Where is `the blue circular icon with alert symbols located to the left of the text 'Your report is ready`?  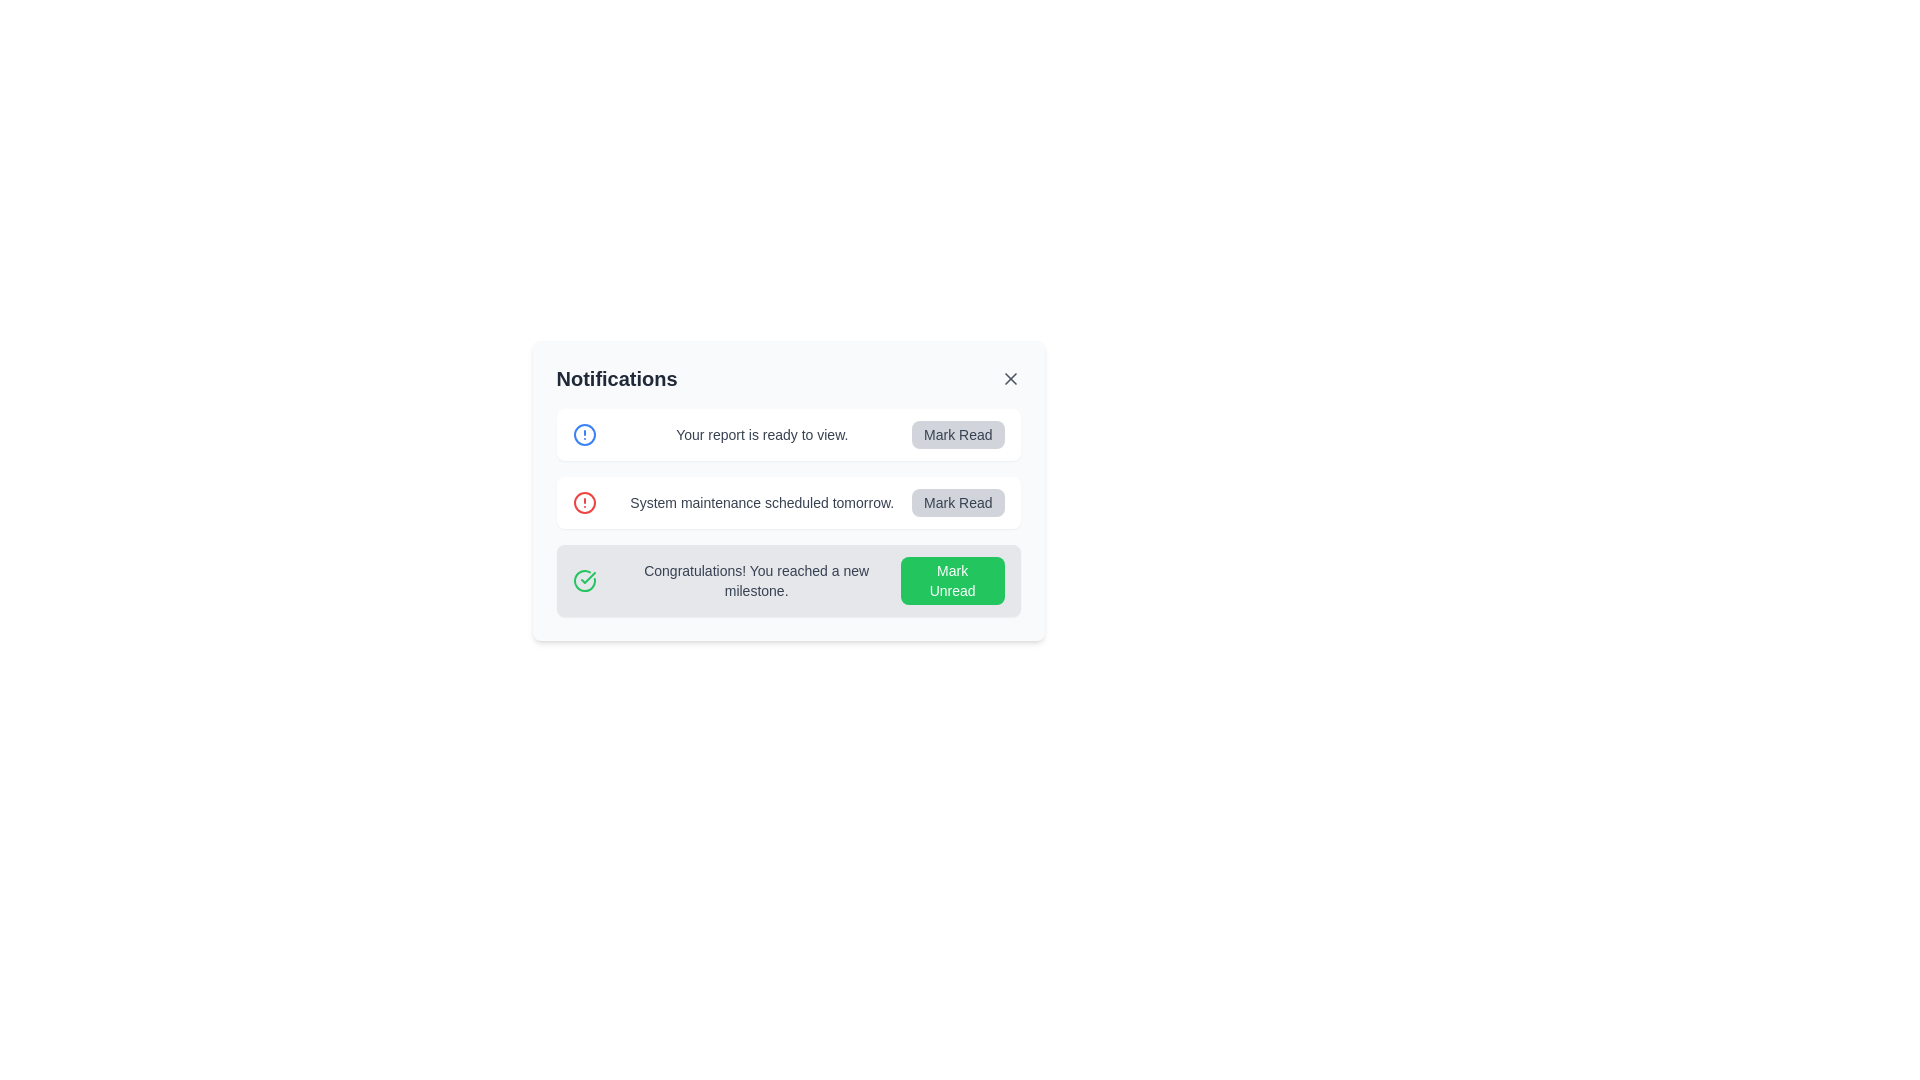
the blue circular icon with alert symbols located to the left of the text 'Your report is ready is located at coordinates (583, 434).